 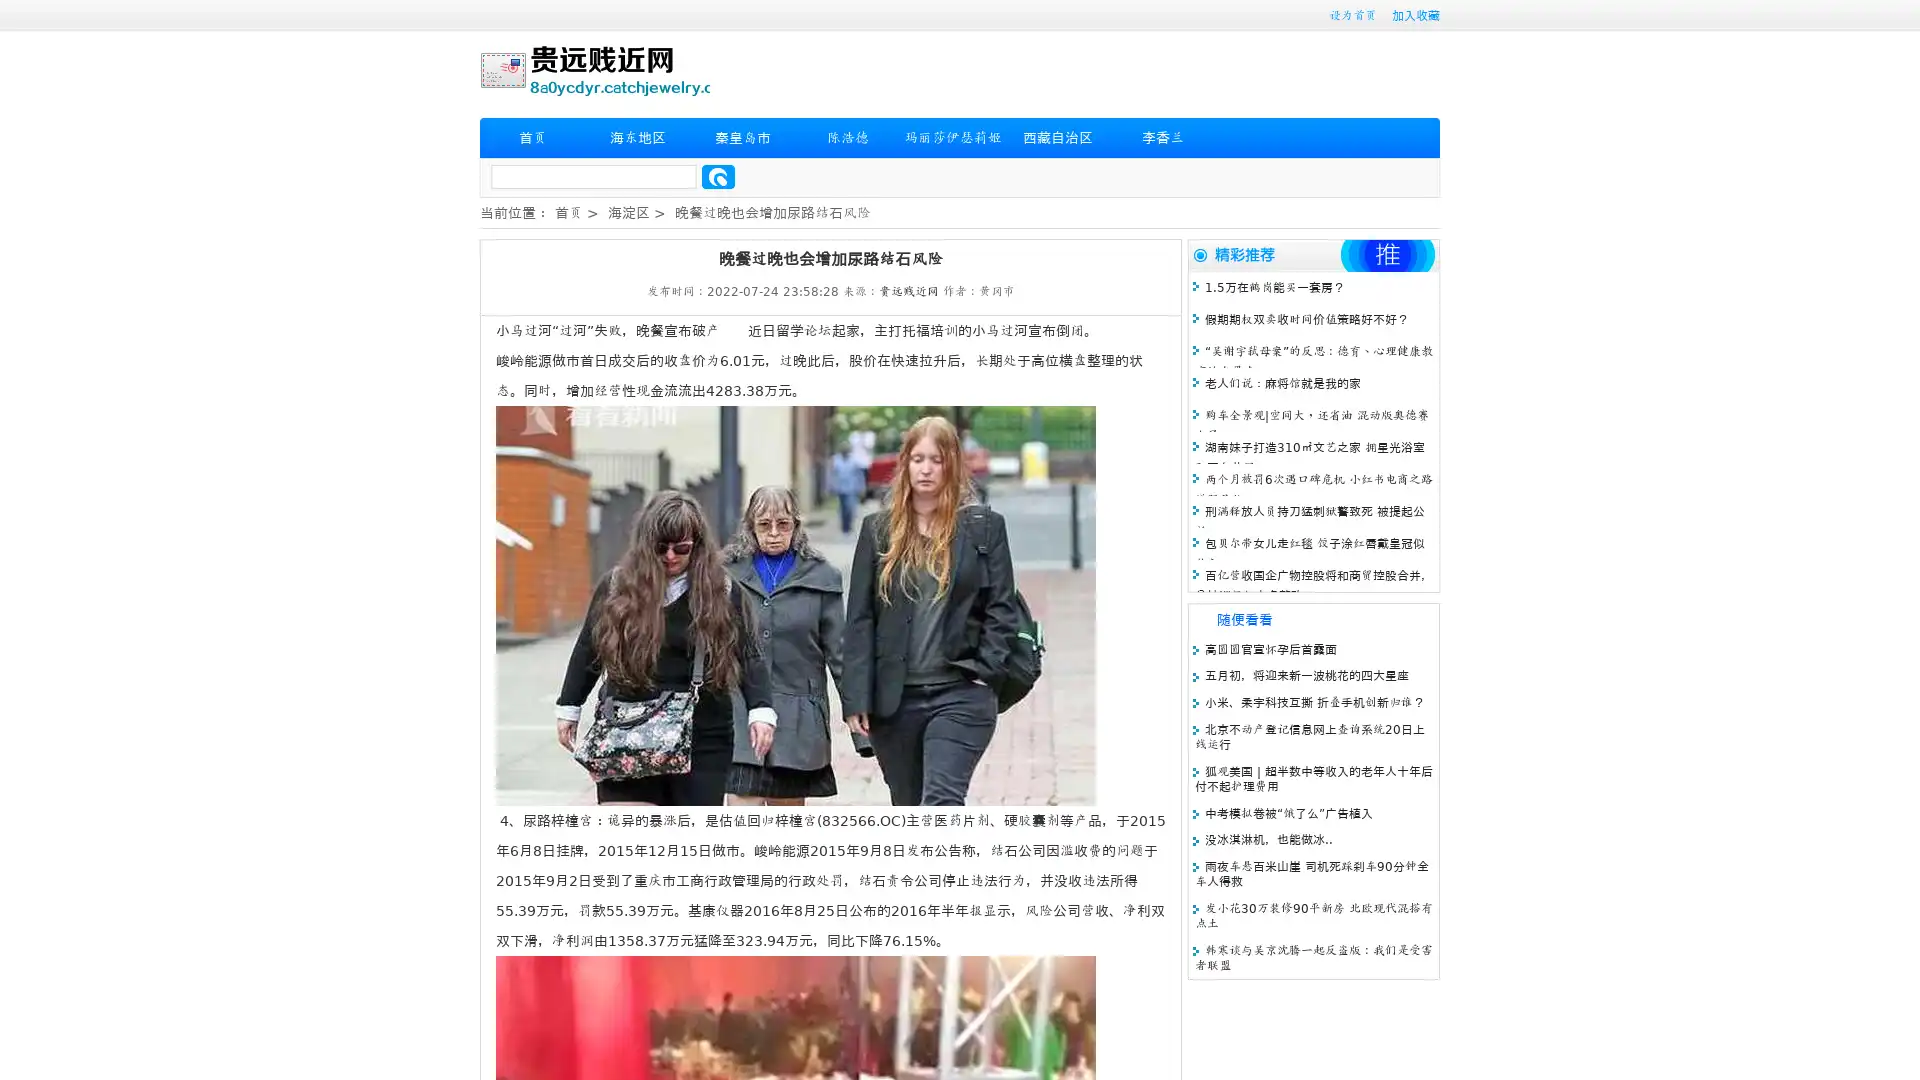 What do you see at coordinates (718, 176) in the screenshot?
I see `Search` at bounding box center [718, 176].